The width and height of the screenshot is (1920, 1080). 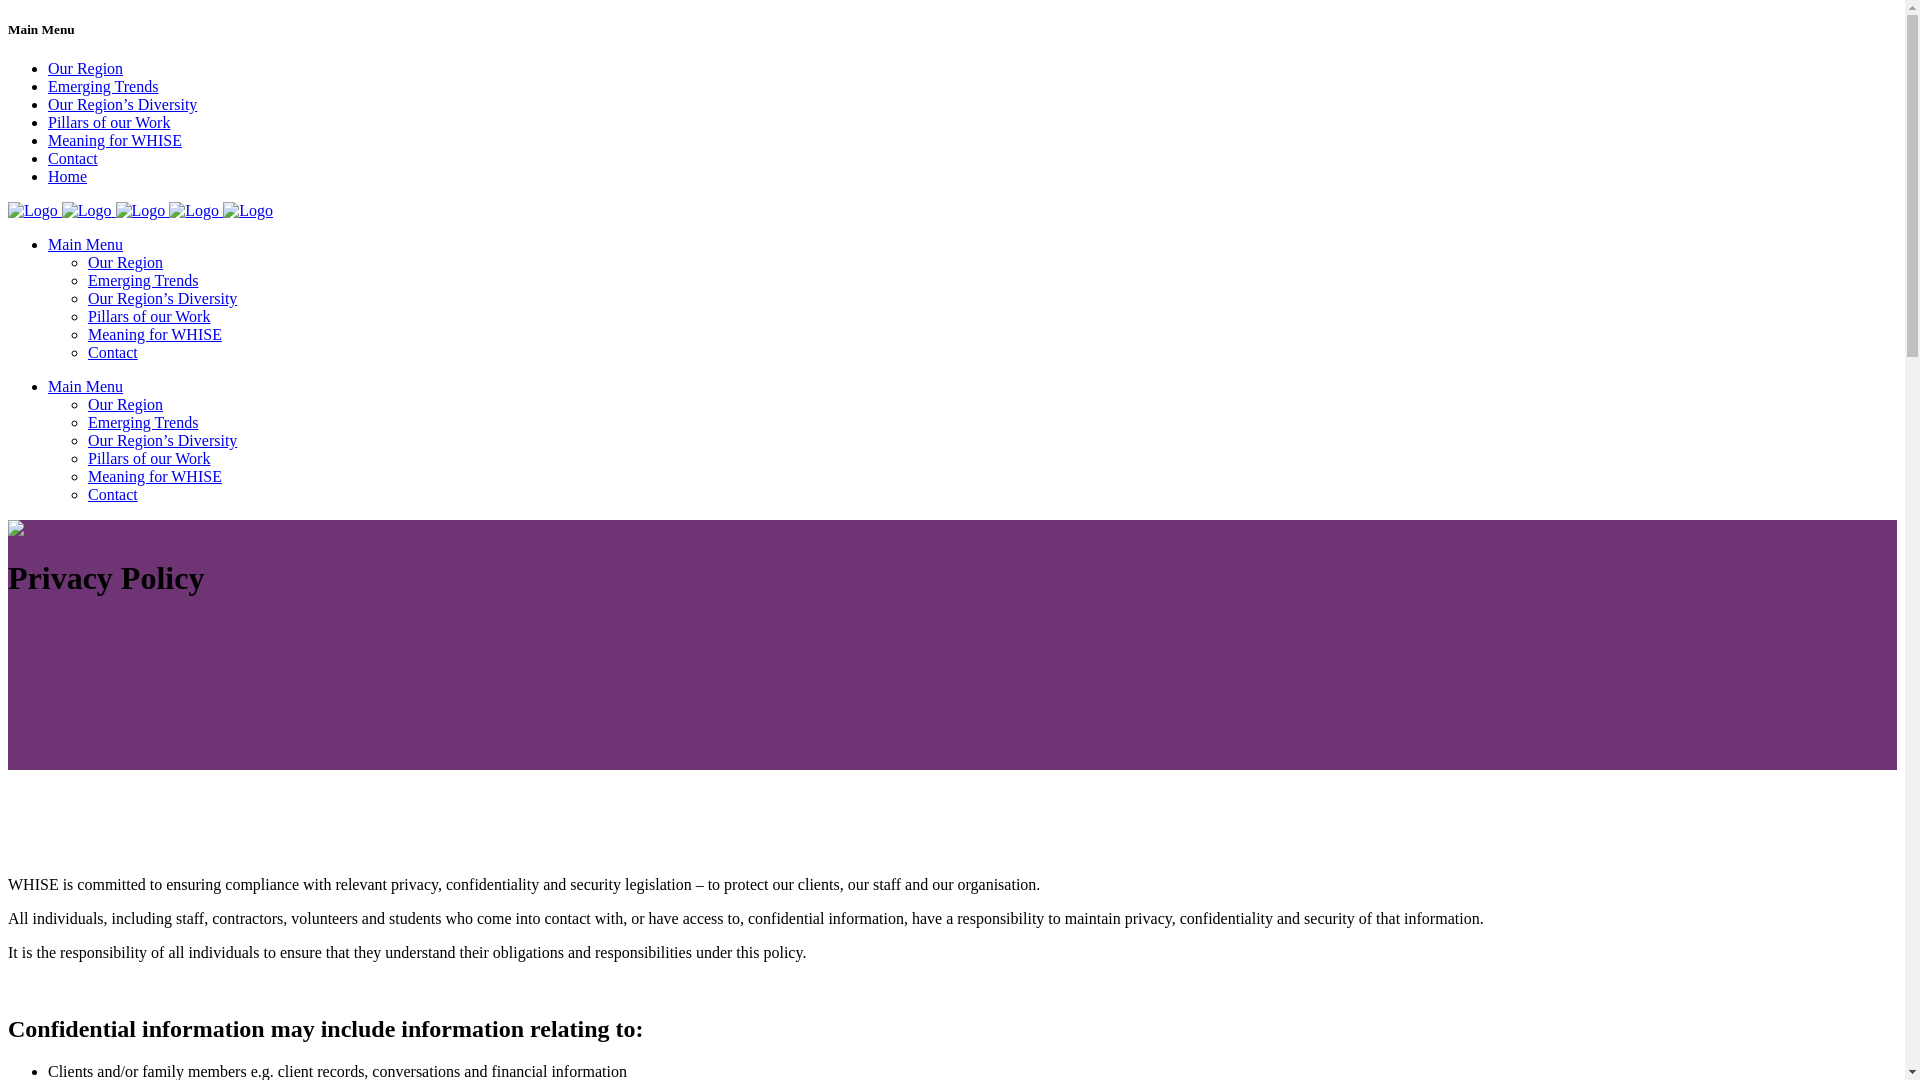 I want to click on 'Our Region', so click(x=124, y=404).